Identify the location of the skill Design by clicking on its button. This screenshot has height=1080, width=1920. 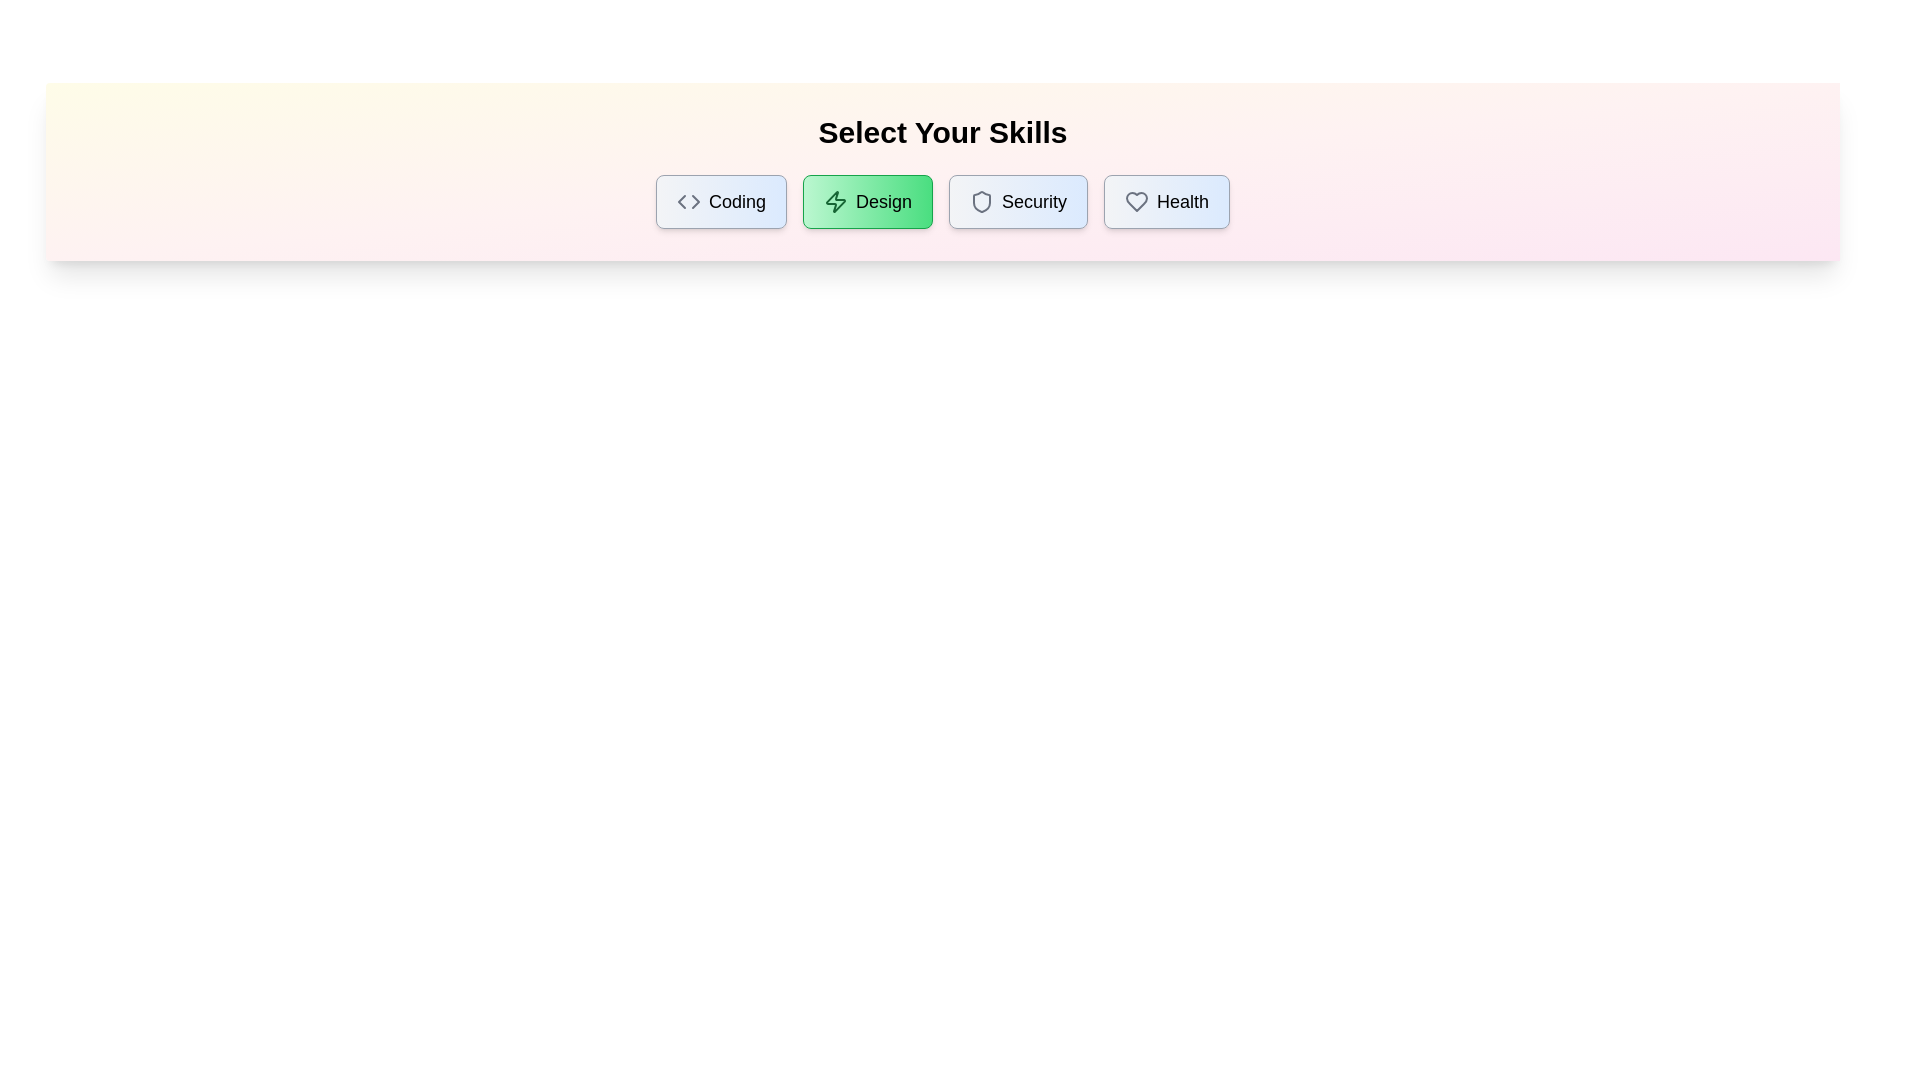
(867, 201).